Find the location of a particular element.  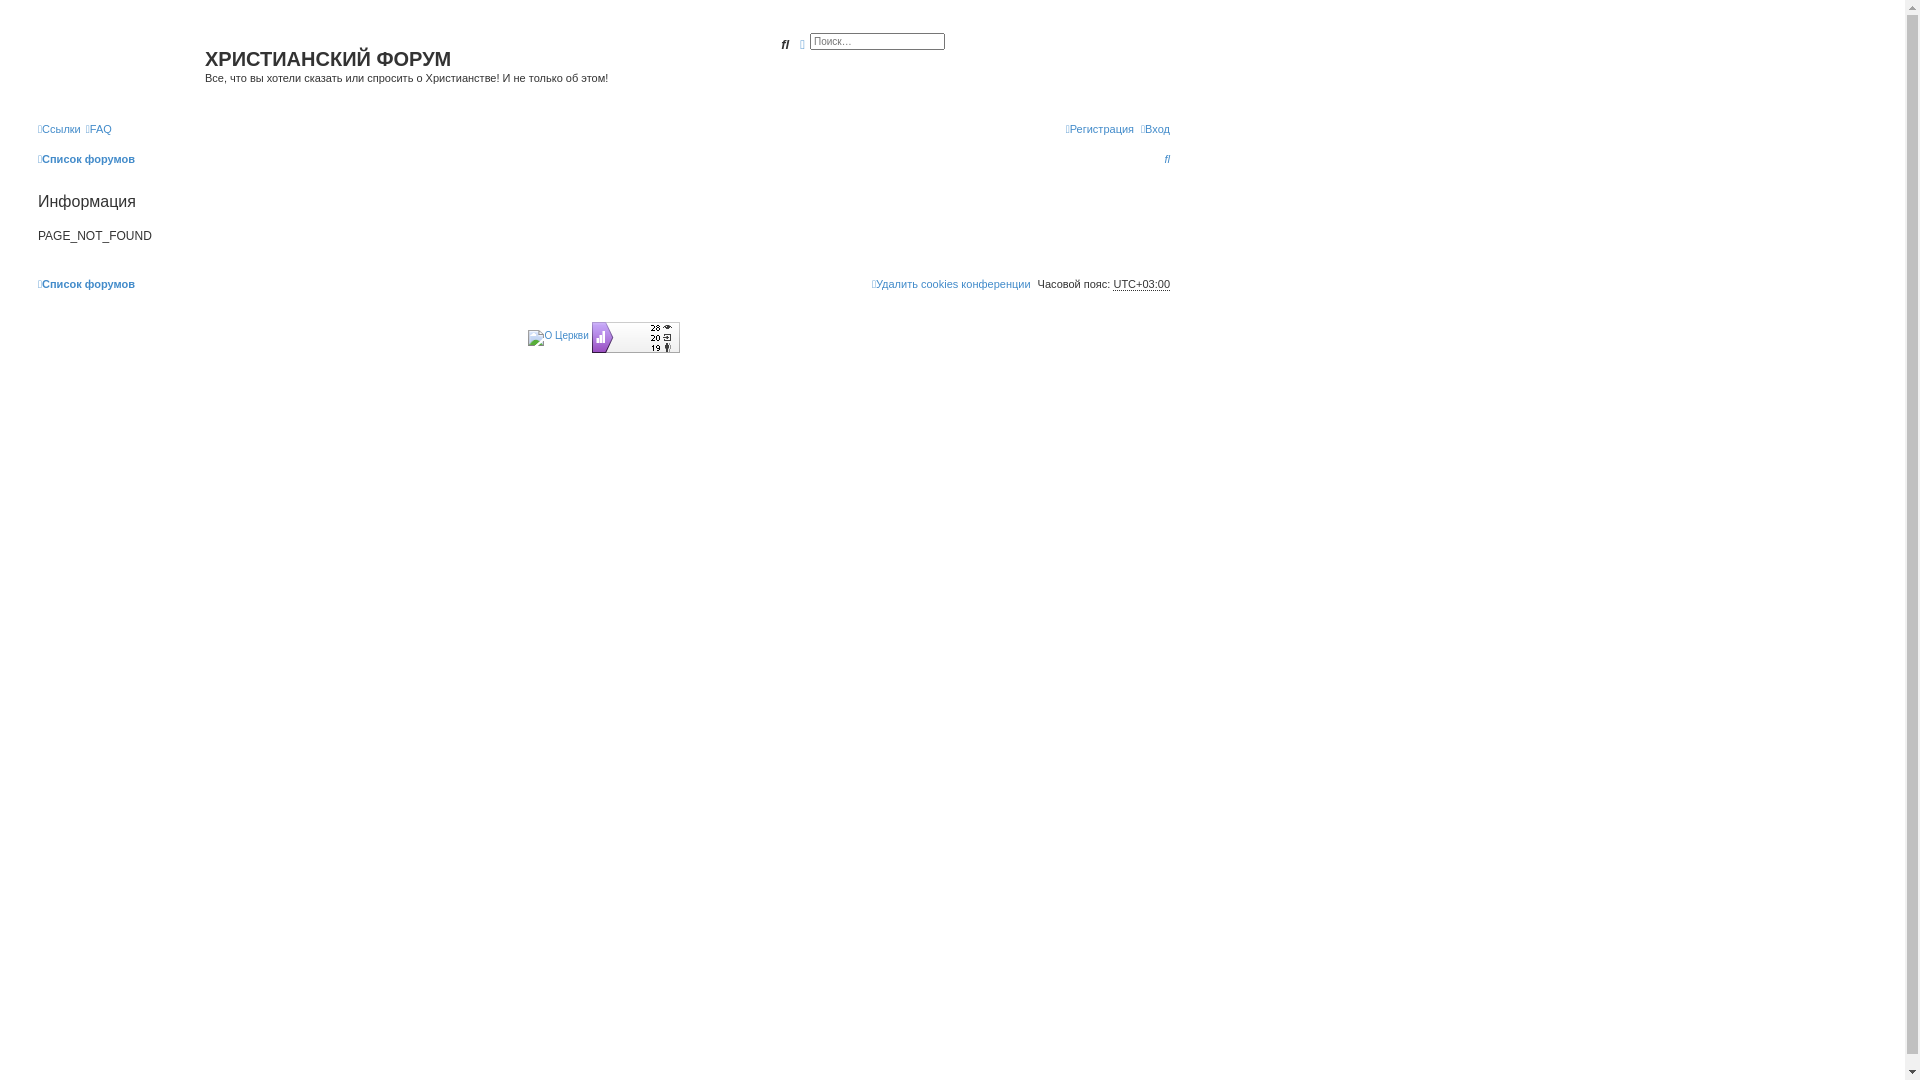

'FAQ' is located at coordinates (85, 128).